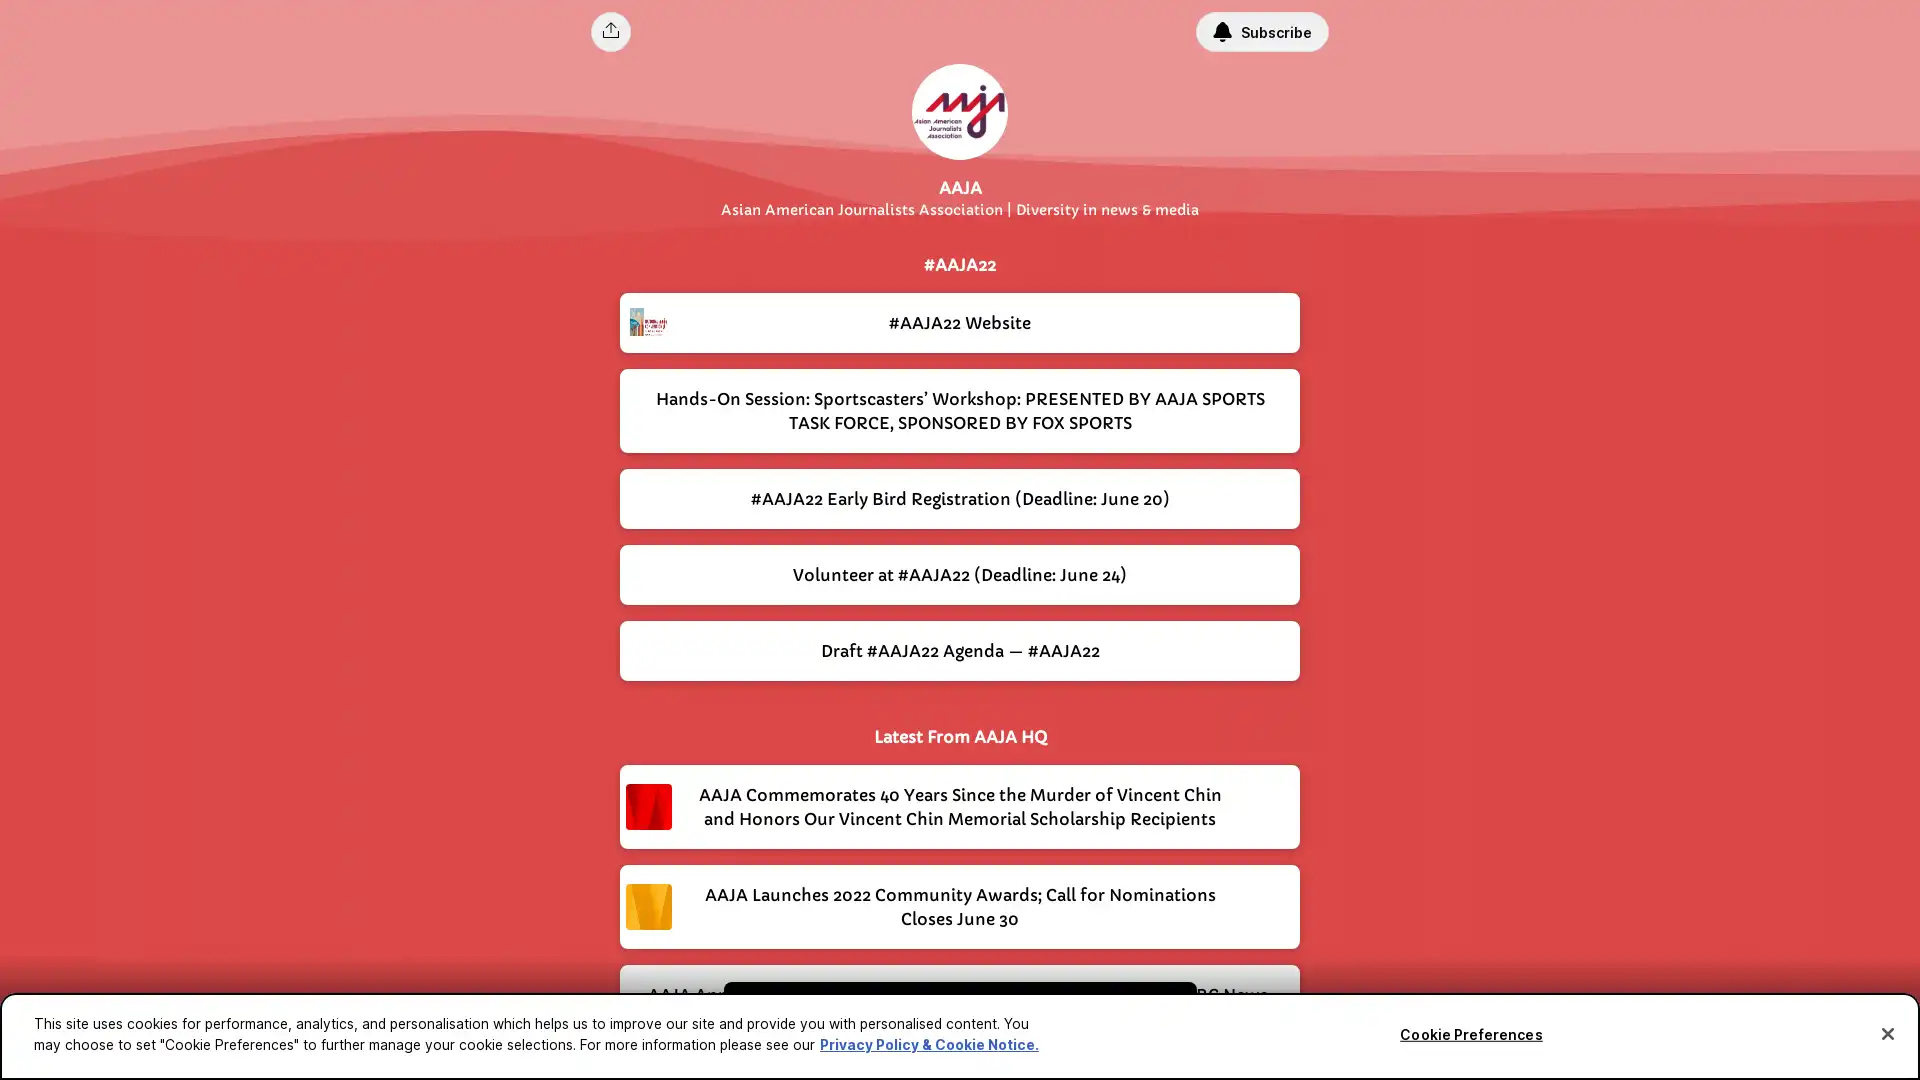 Image resolution: width=1920 pixels, height=1080 pixels. What do you see at coordinates (1886, 1033) in the screenshot?
I see `Close` at bounding box center [1886, 1033].